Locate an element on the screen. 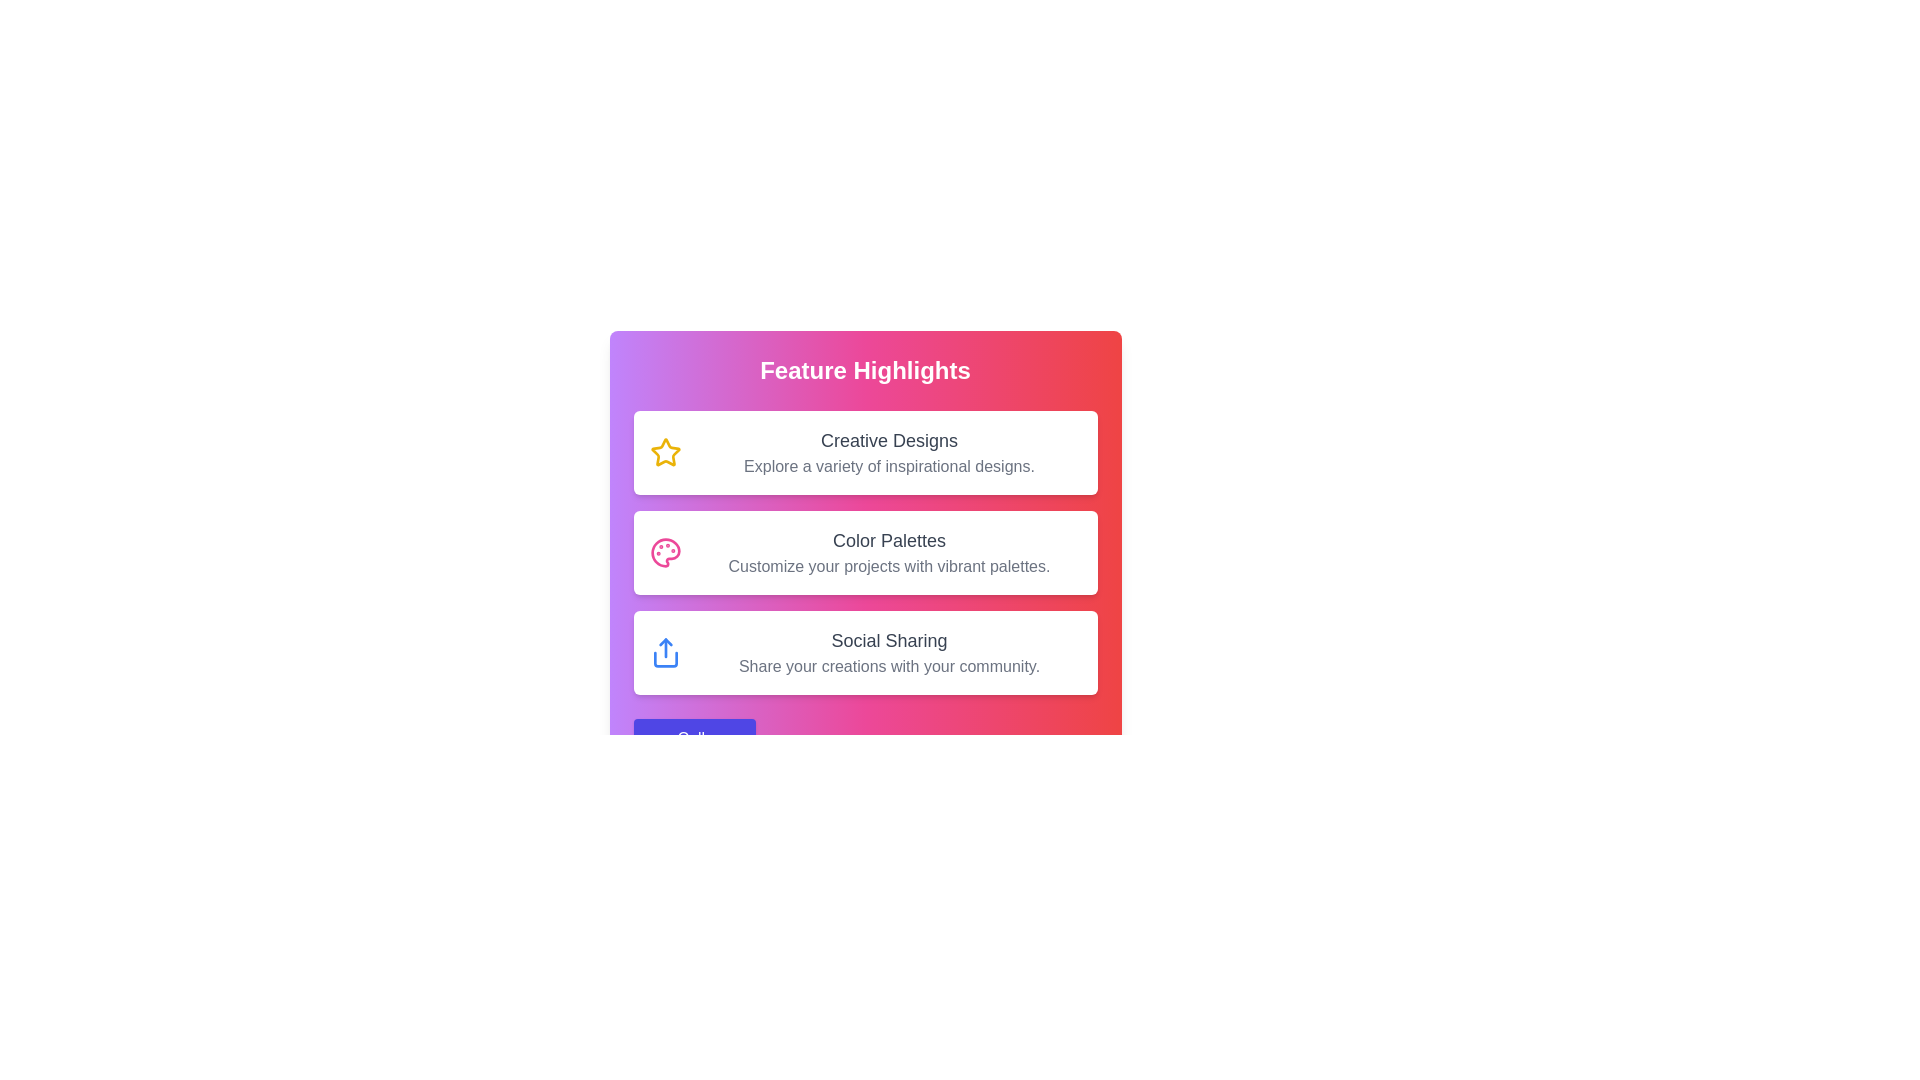 The width and height of the screenshot is (1920, 1080). the pink palette icon located within the second entry of the feature cards, below the 'Feature Highlights' heading is located at coordinates (665, 552).